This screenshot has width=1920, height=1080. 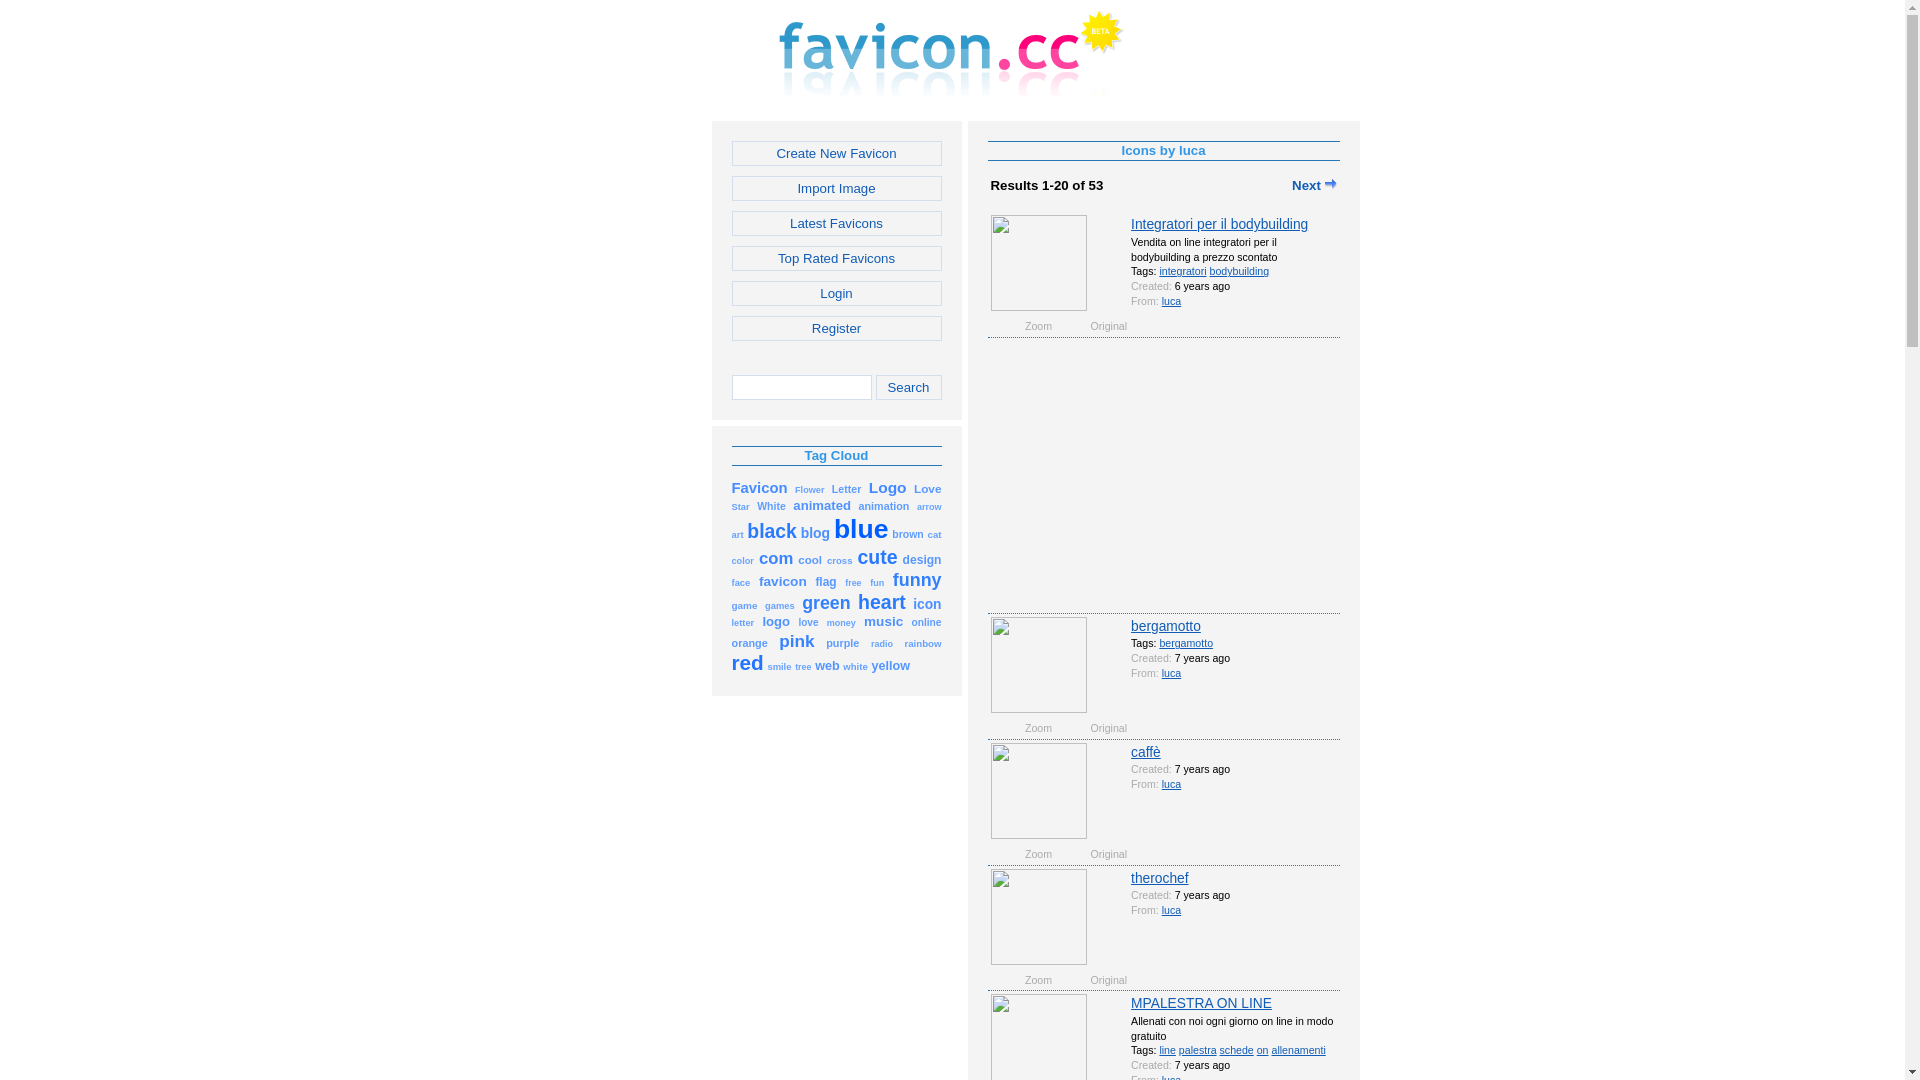 What do you see at coordinates (858, 603) in the screenshot?
I see `'heart'` at bounding box center [858, 603].